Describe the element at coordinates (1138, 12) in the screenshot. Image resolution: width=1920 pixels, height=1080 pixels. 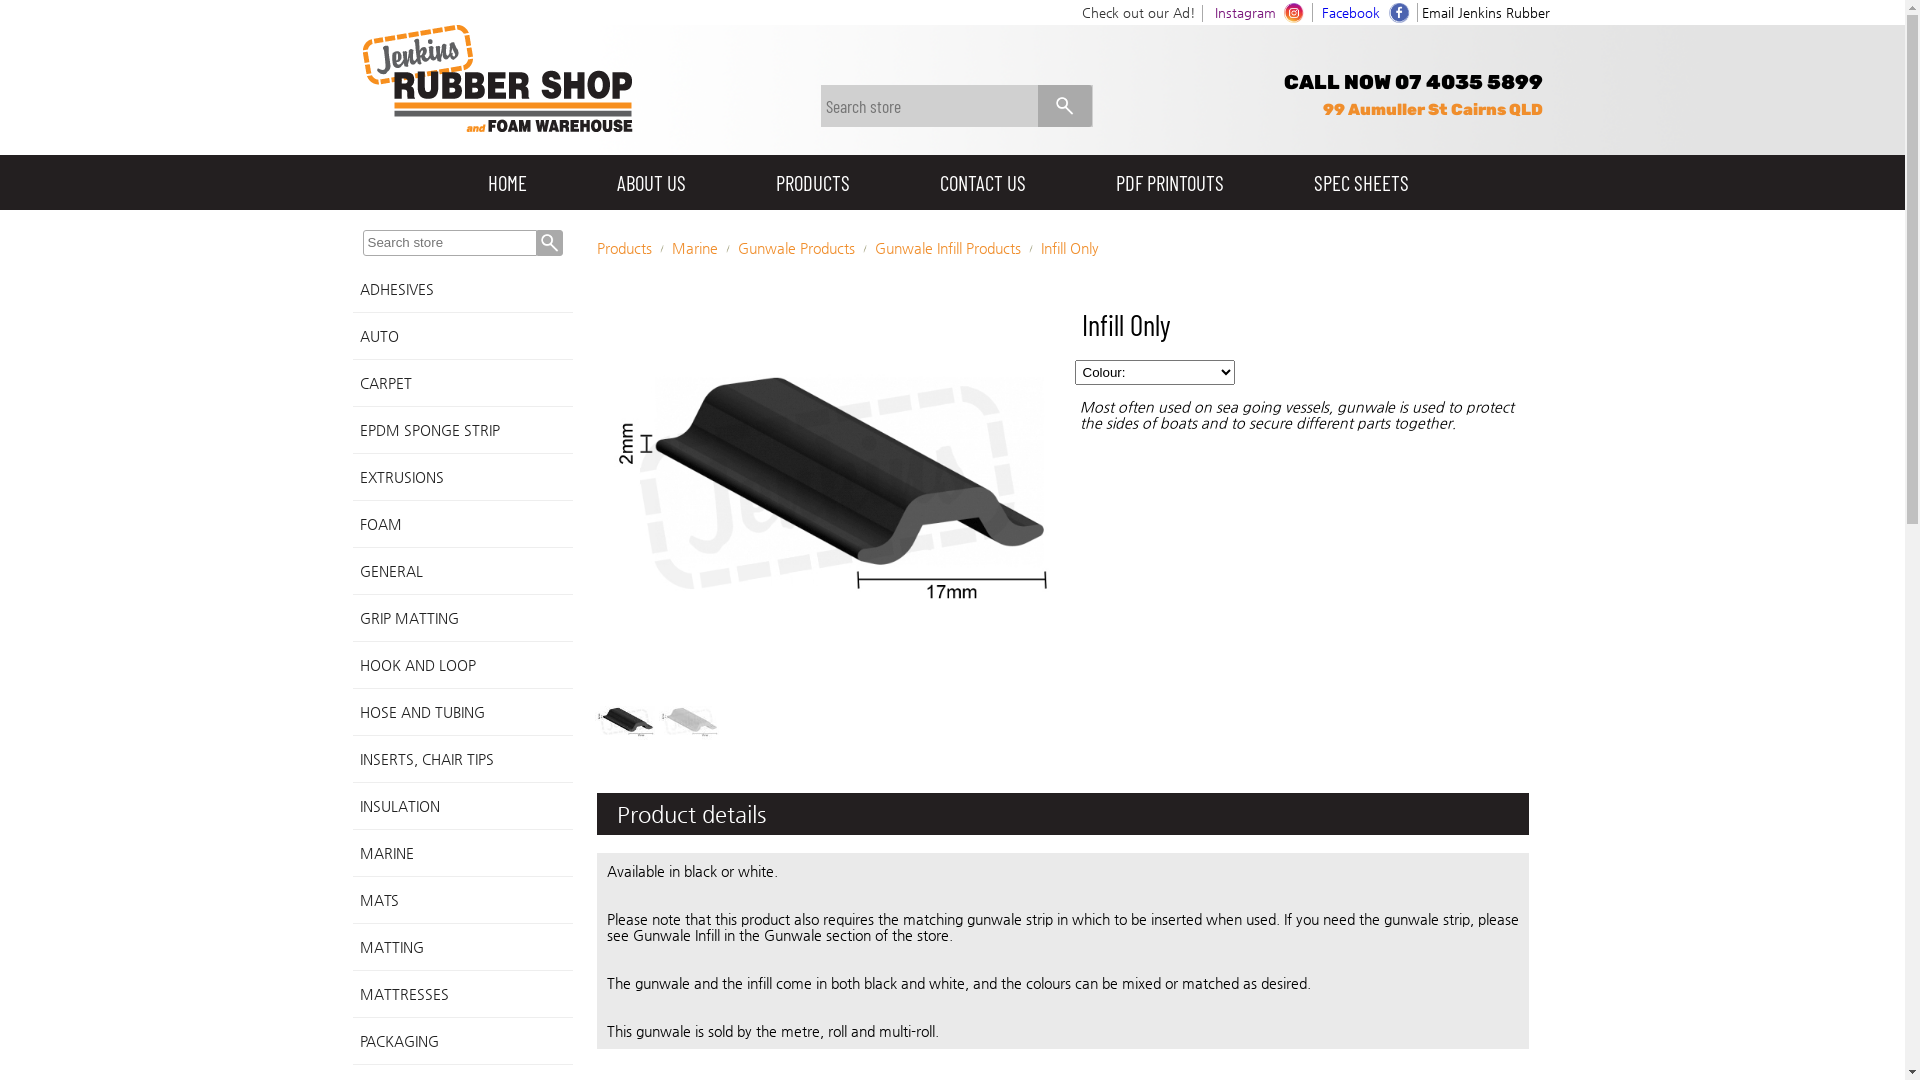
I see `'Check out our Ad!'` at that location.